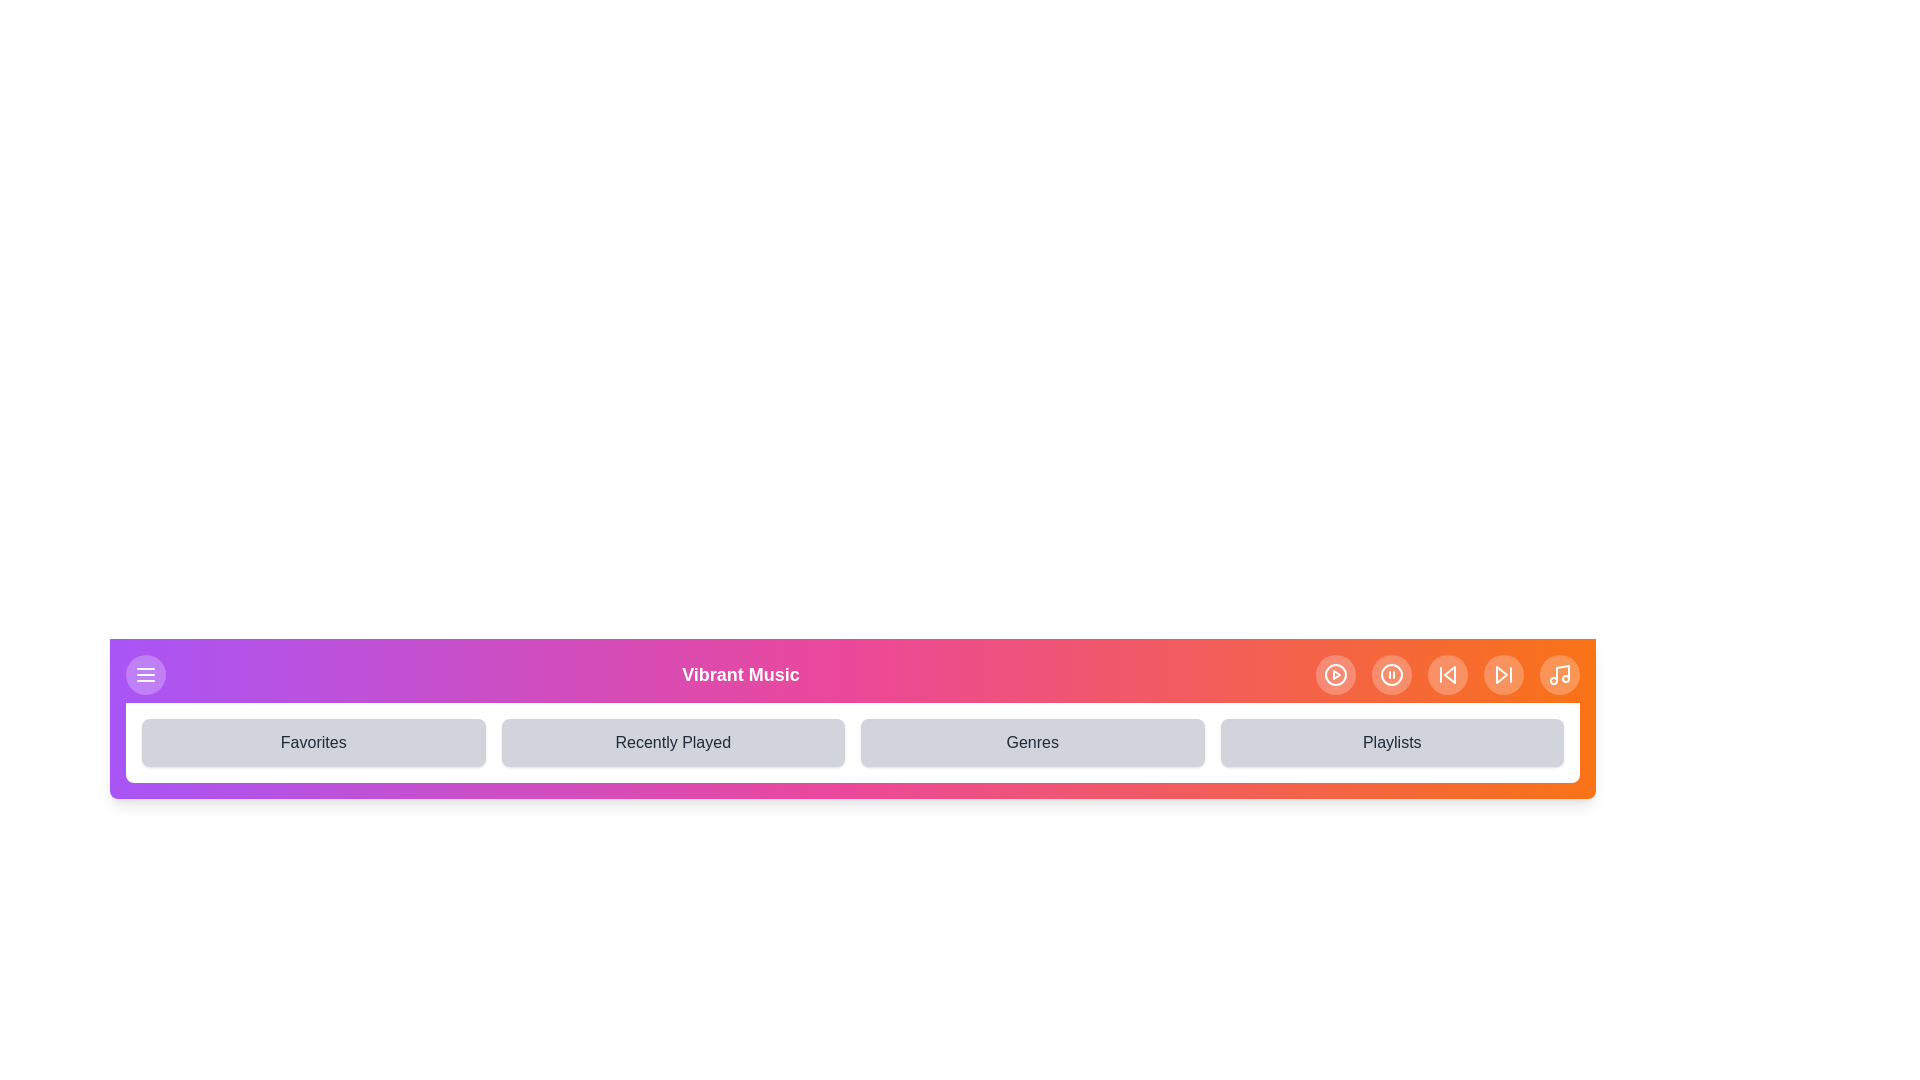  I want to click on the navigation item Genres from the navigation bar, so click(1032, 743).